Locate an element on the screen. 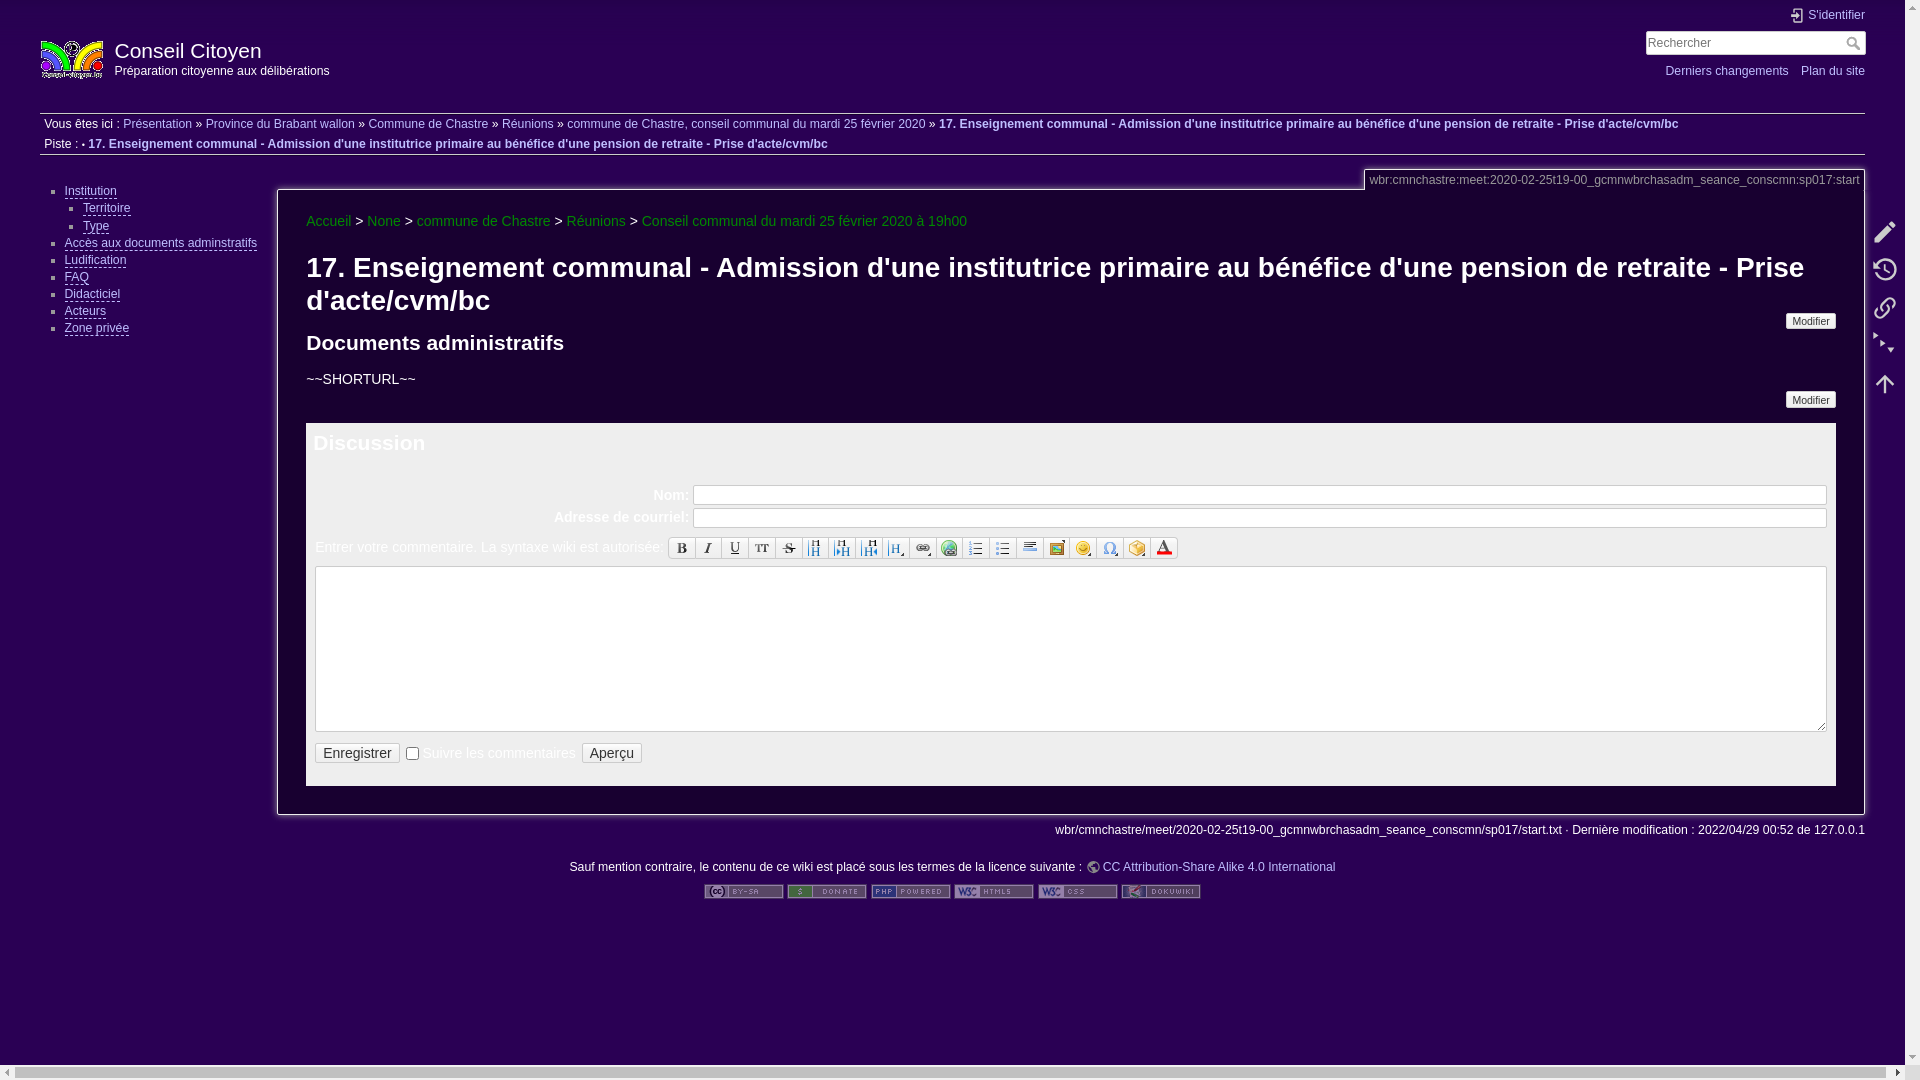 This screenshot has width=1920, height=1080. 'Type' is located at coordinates (95, 225).